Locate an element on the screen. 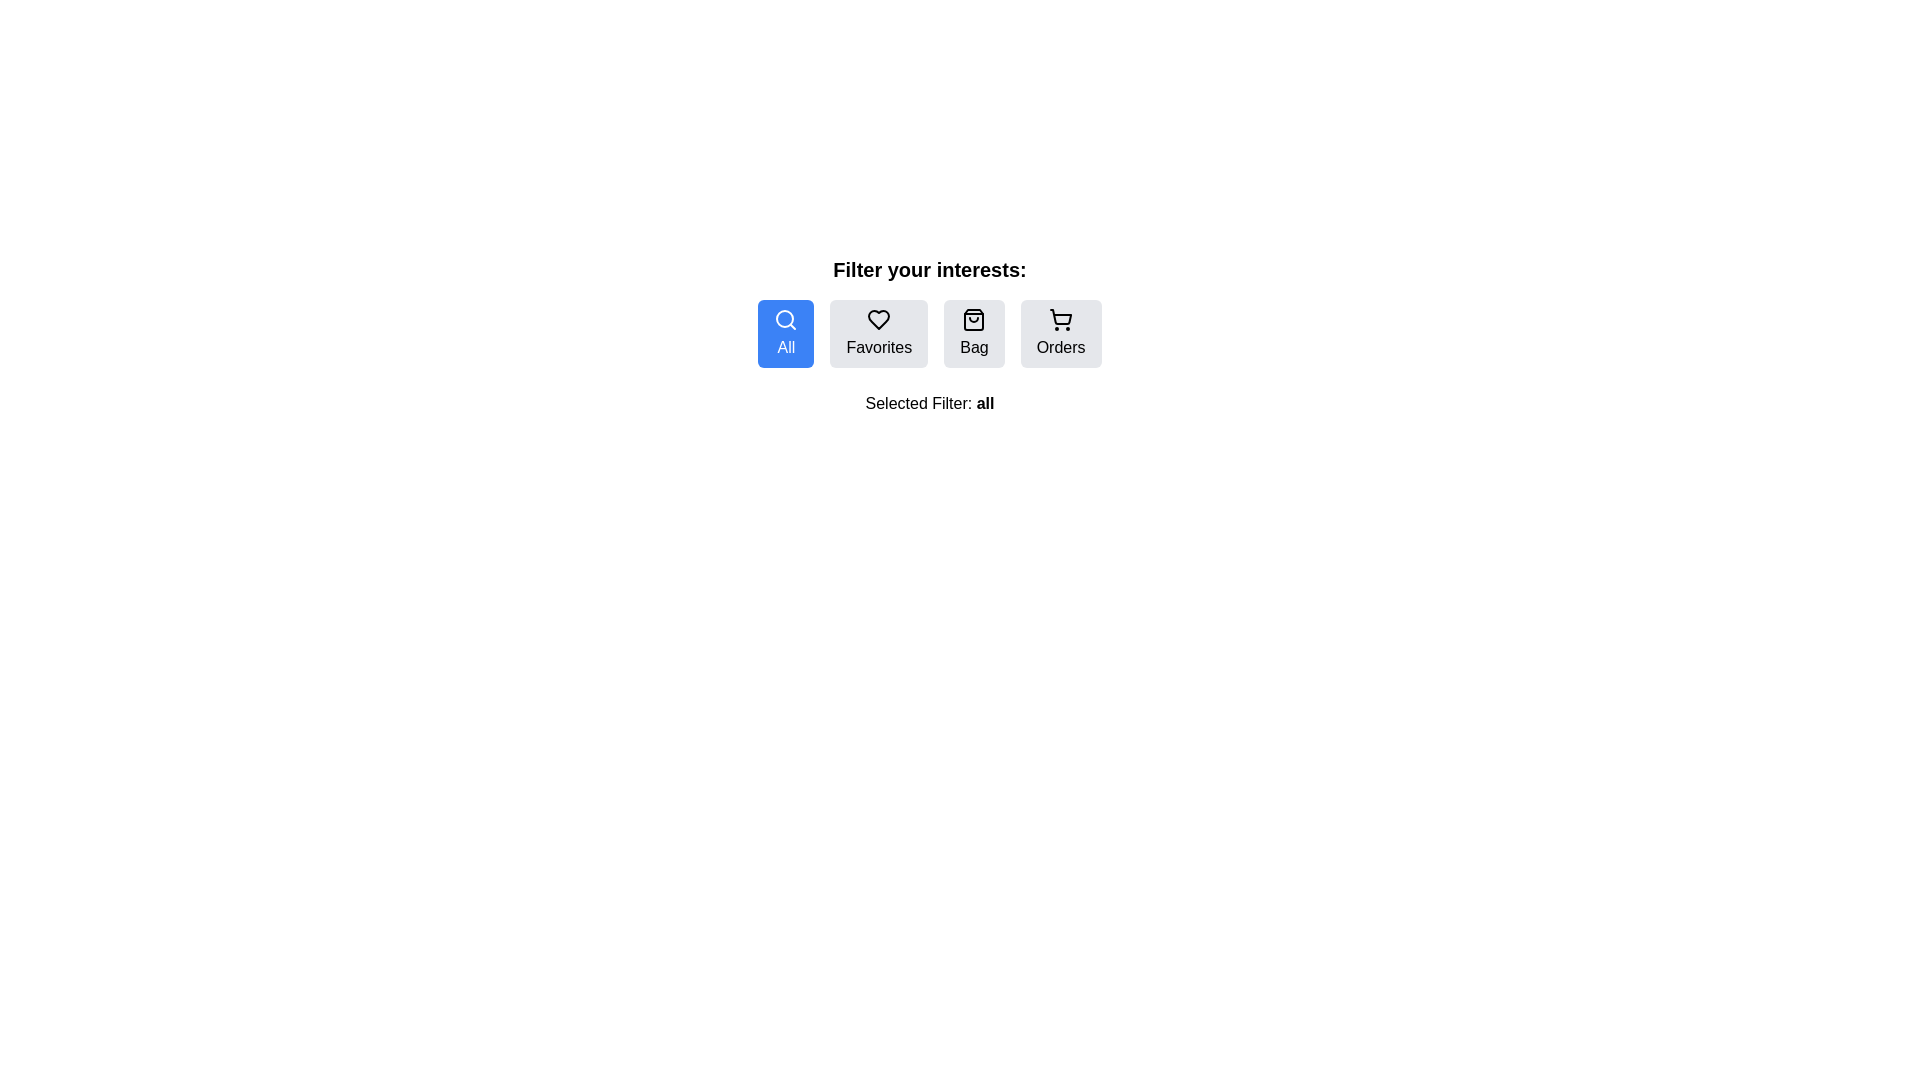 Image resolution: width=1920 pixels, height=1080 pixels. the Favorites filter button to change the active filter is located at coordinates (879, 333).